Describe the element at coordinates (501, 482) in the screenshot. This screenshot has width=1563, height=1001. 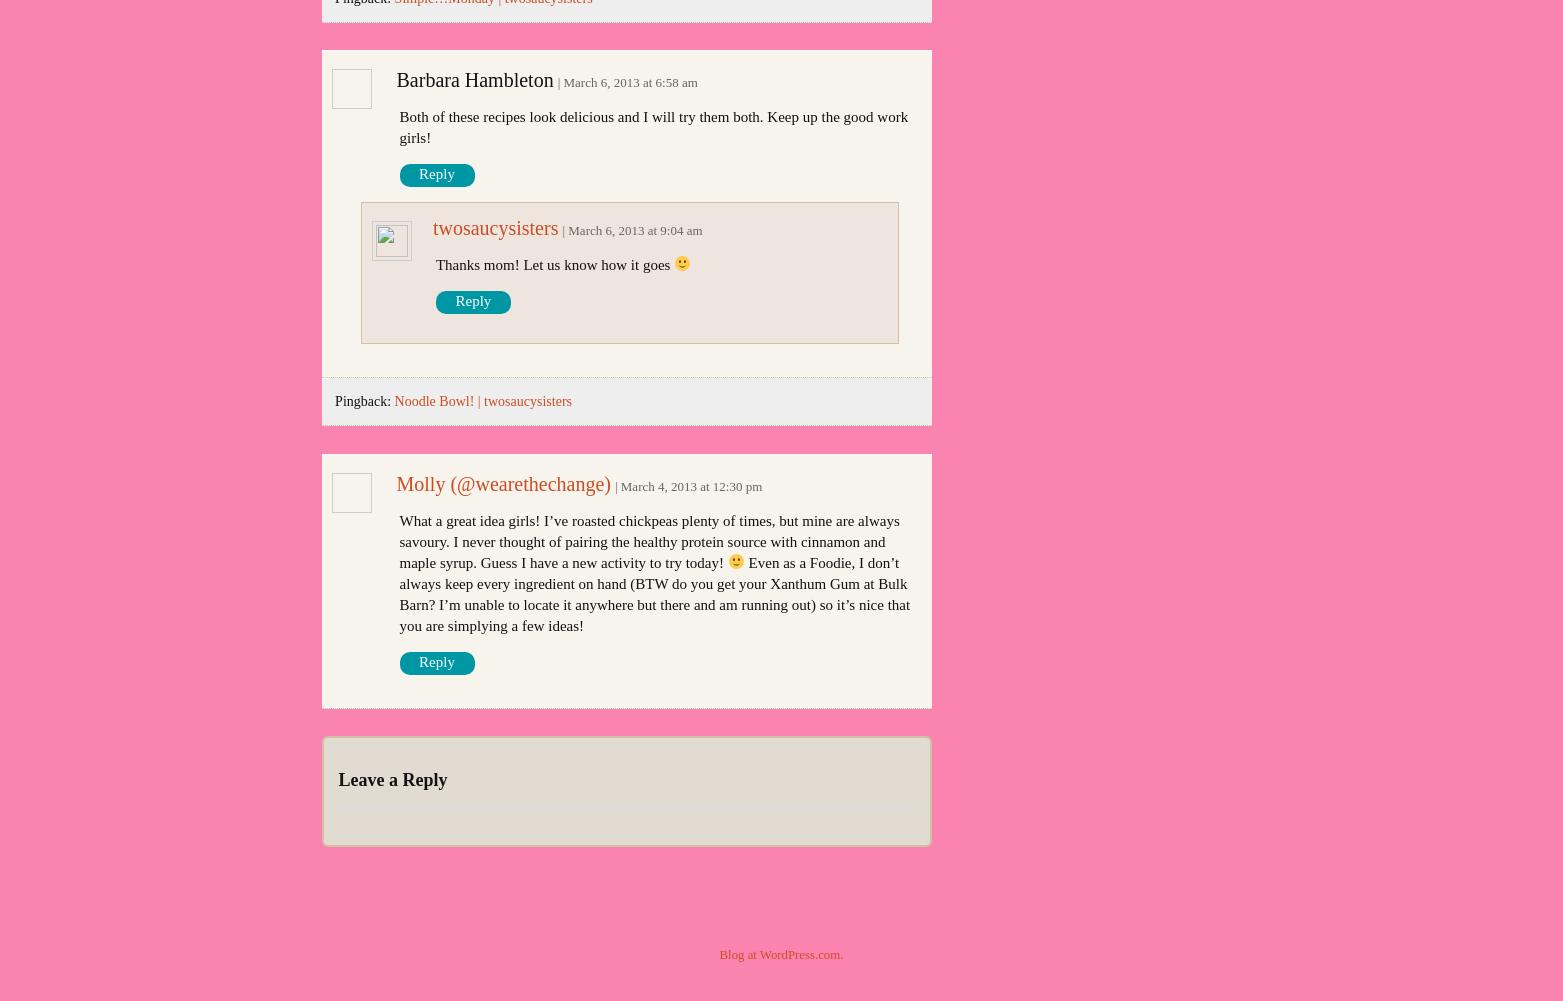
I see `'Molly (@wearethechange)'` at that location.